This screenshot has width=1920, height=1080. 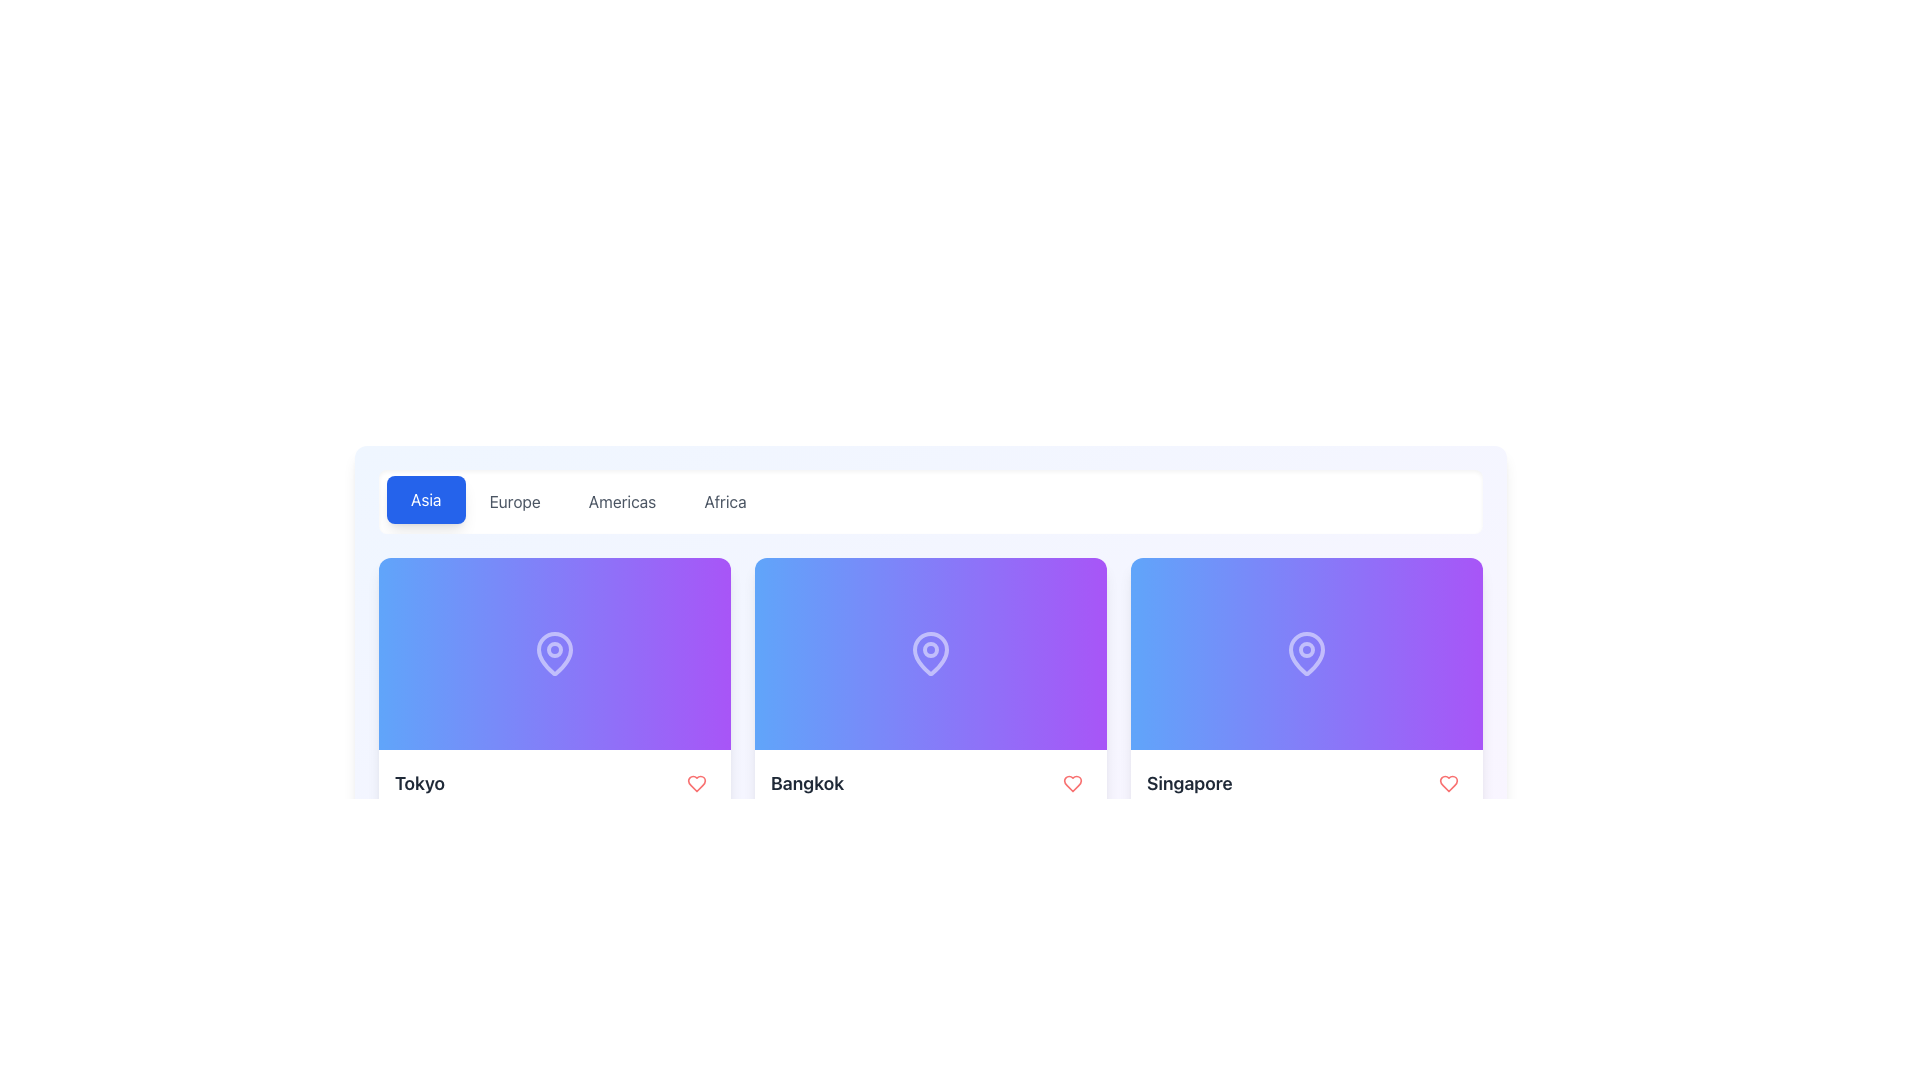 I want to click on the heart-shaped icon at the bottom-right corner of the 'Bangkok' card to mark the item as liked or favorited, so click(x=1072, y=782).